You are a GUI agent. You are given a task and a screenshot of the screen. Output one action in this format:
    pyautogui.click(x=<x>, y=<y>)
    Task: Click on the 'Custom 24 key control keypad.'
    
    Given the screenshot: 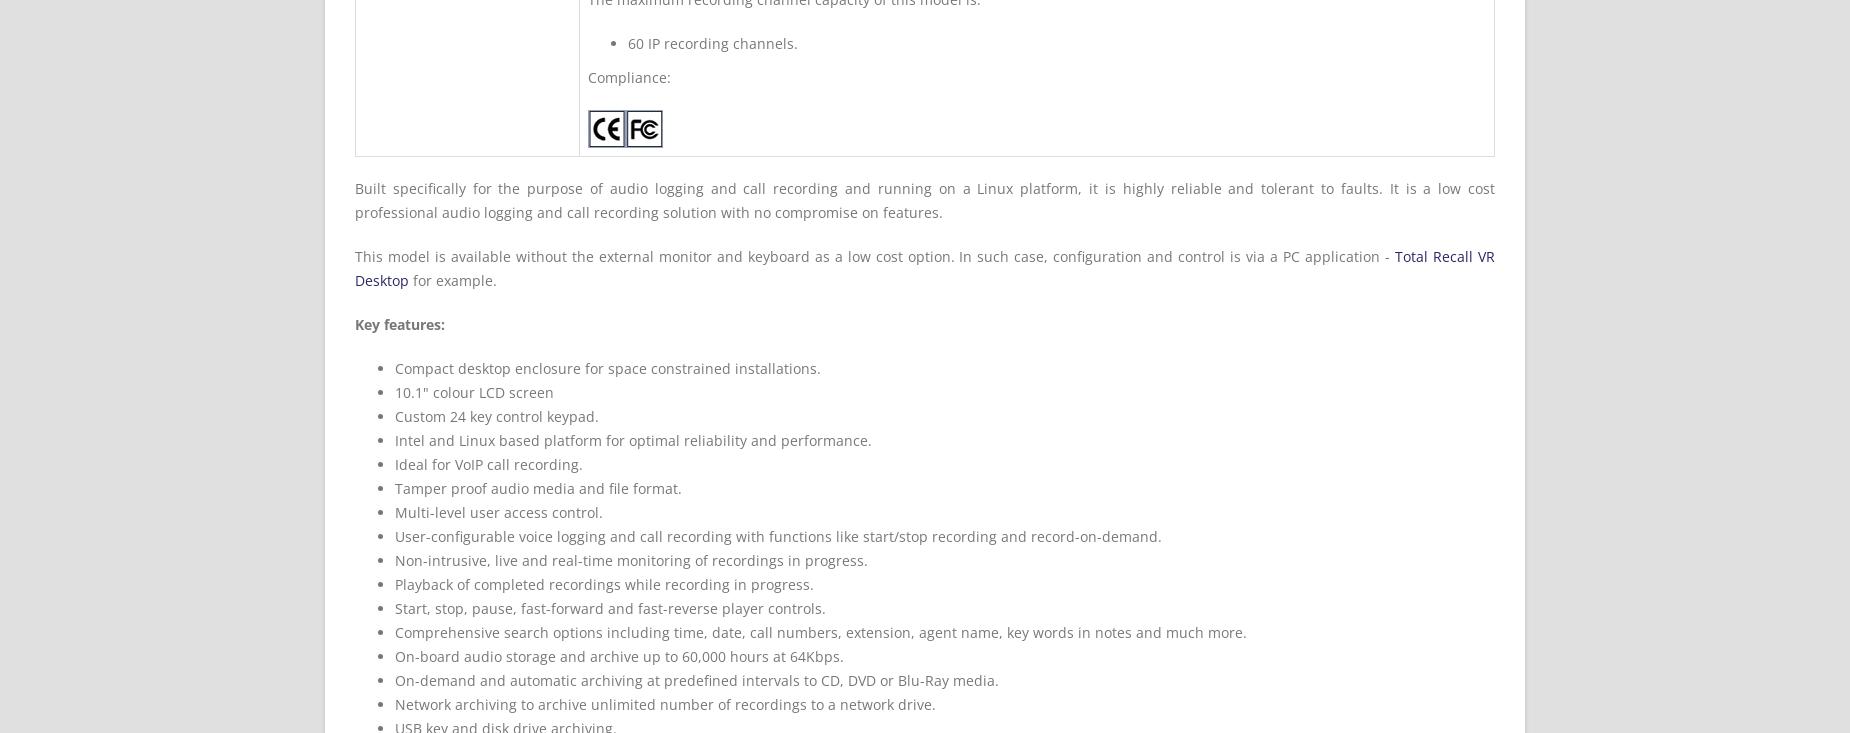 What is the action you would take?
    pyautogui.click(x=496, y=416)
    